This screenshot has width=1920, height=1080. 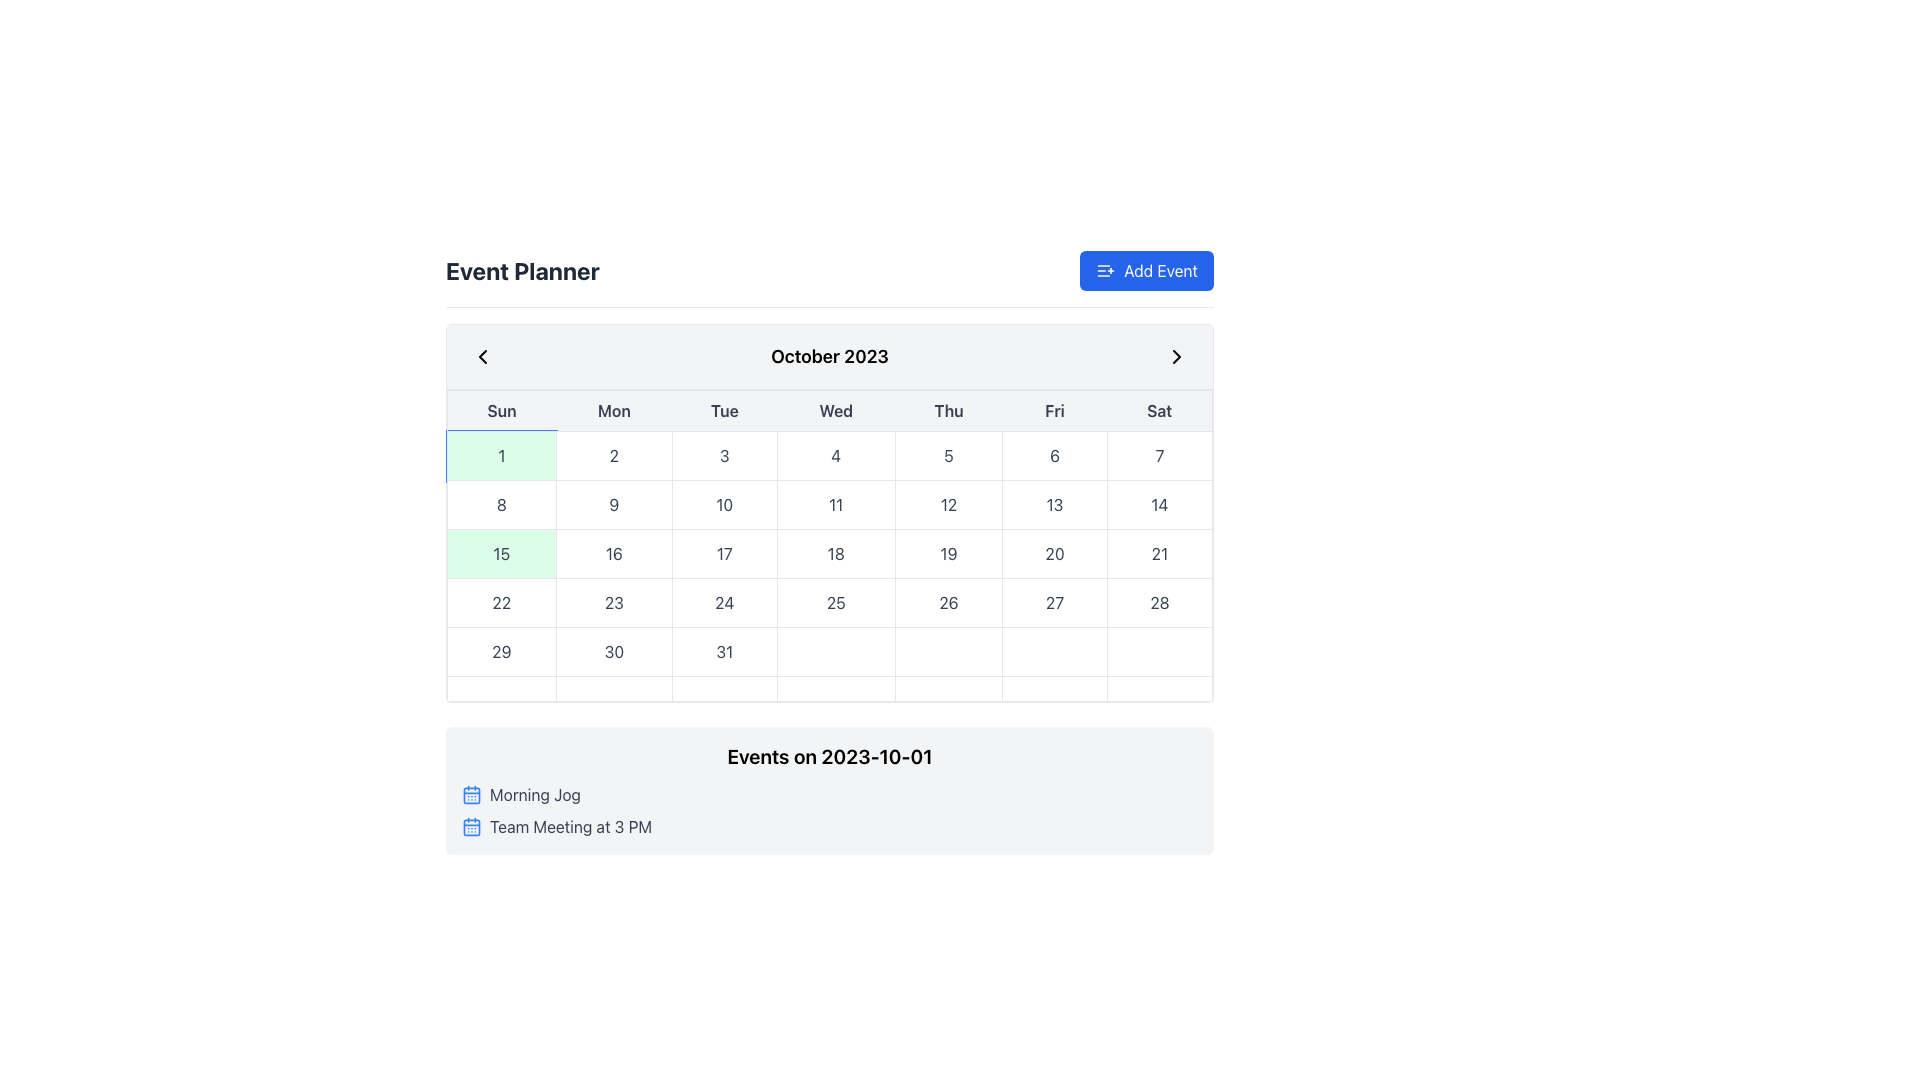 What do you see at coordinates (483, 356) in the screenshot?
I see `the button located in the top-left corner of the calendar header that navigates to the previous month, to receive visual feedback indicating interactivity` at bounding box center [483, 356].